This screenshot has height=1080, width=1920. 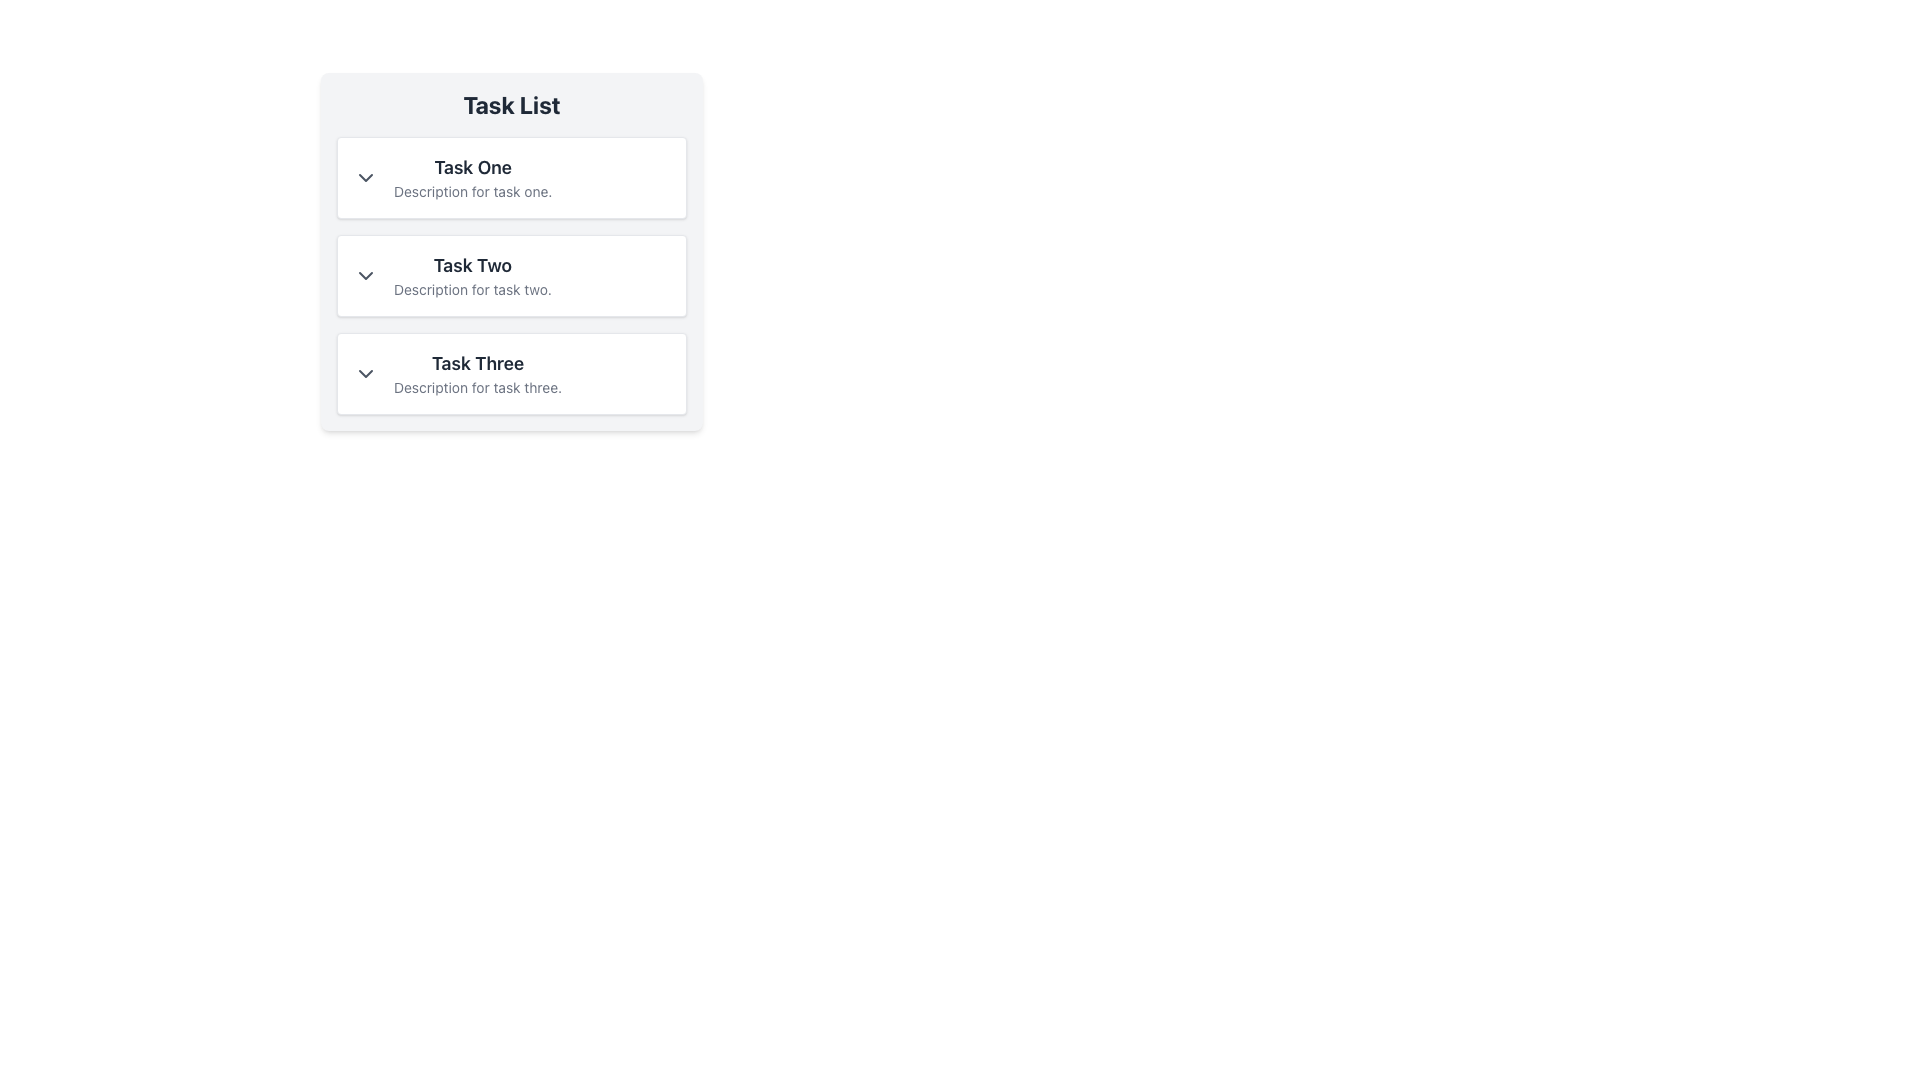 I want to click on the 'Task One' title text, which is bold, prominently displayed in dark gray, and located at the top center of the first task card in a vertically stacked list, so click(x=472, y=167).